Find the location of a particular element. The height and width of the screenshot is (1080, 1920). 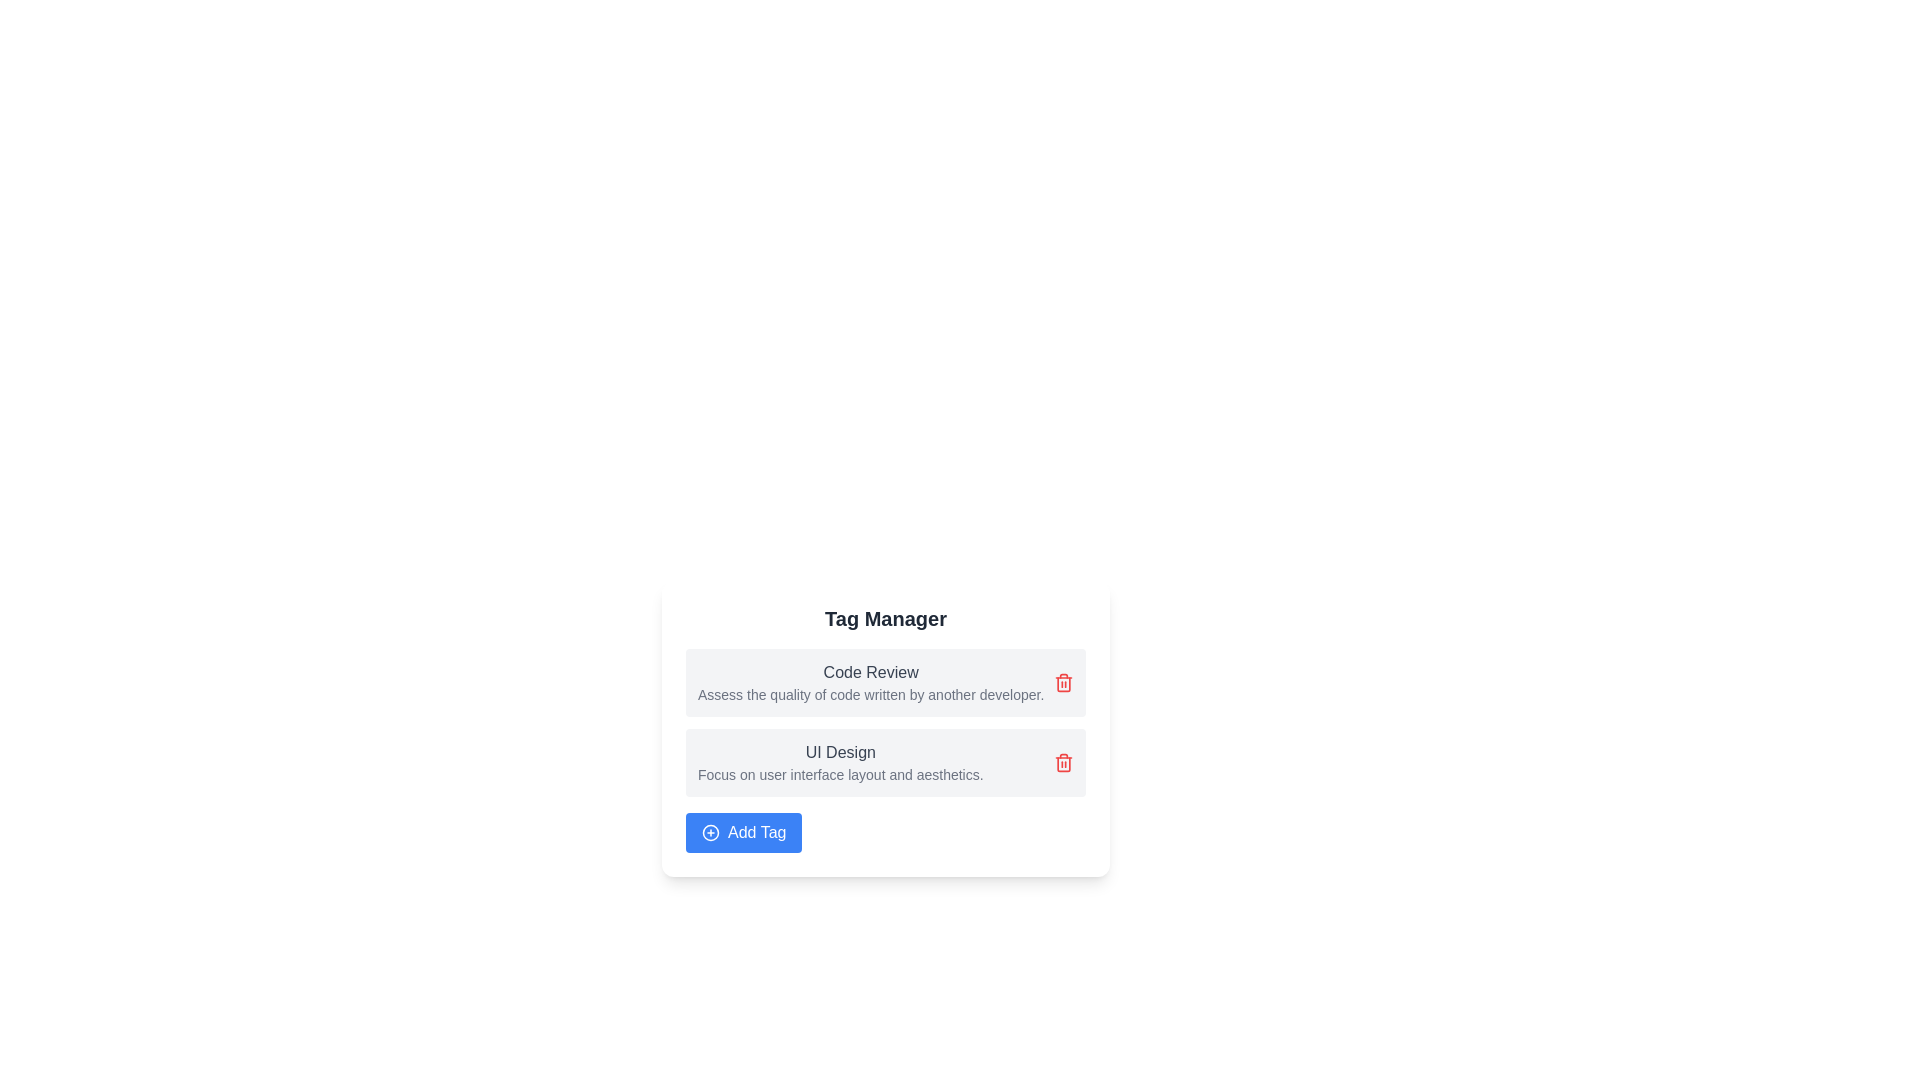

the header text element displaying 'Code Review' that is prominently styled with a dark gray color within the 'Tag Manager' card is located at coordinates (871, 672).